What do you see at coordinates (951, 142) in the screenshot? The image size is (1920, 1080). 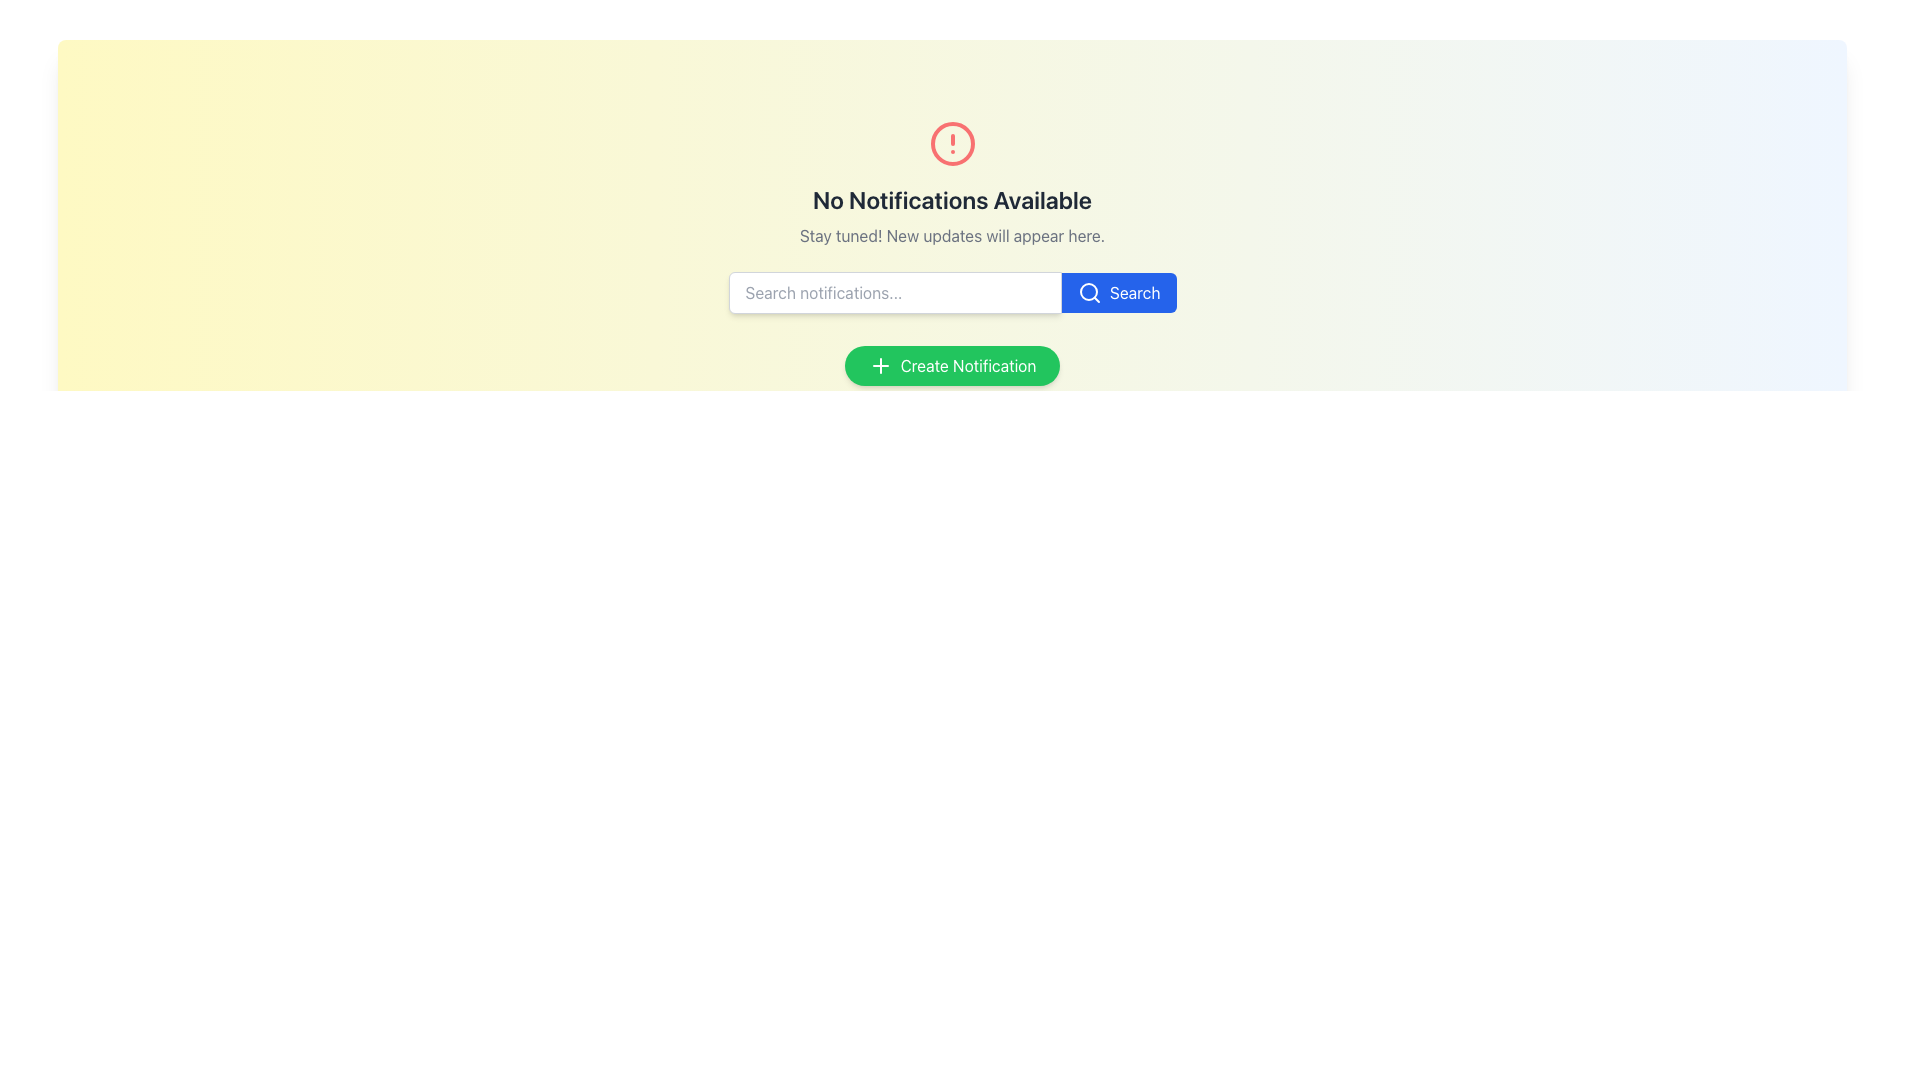 I see `the alert icon that indicates no notifications are available, centrally positioned above the 'No Notifications Available' text` at bounding box center [951, 142].